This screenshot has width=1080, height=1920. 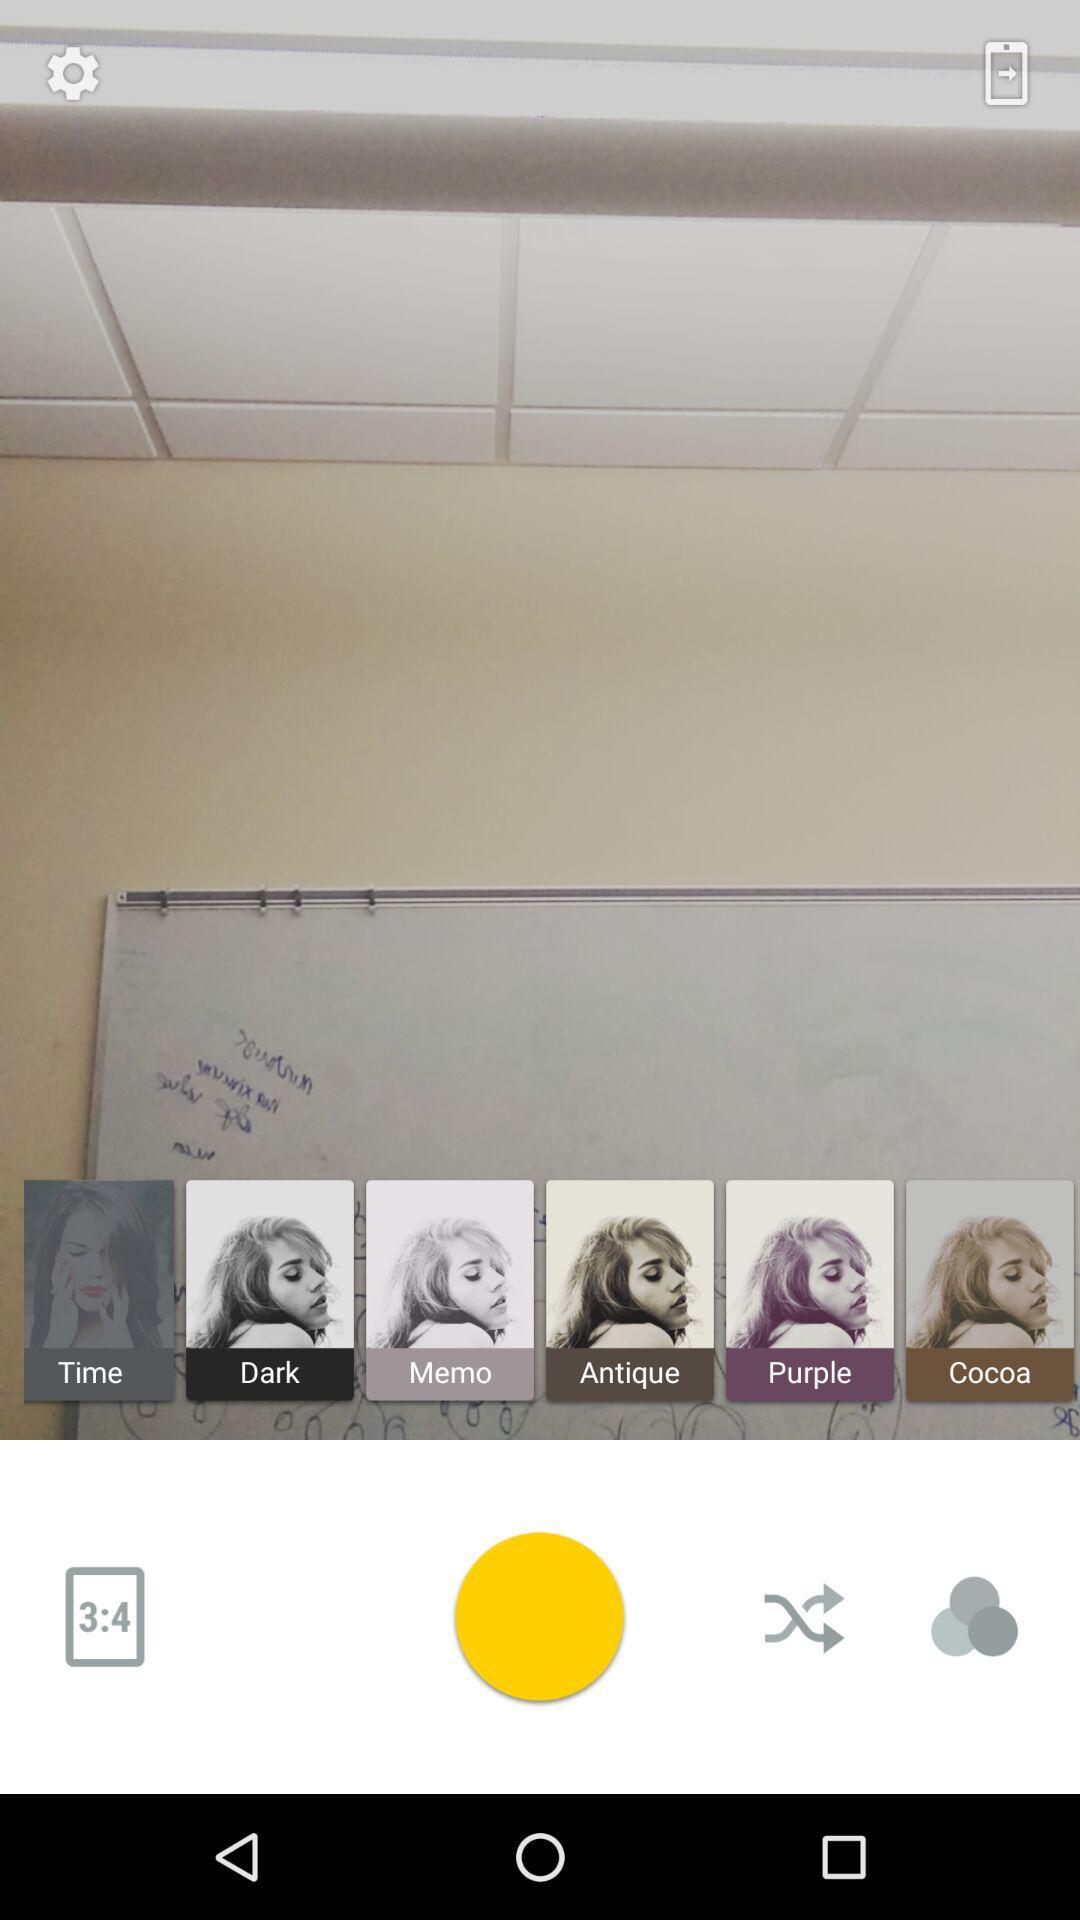 What do you see at coordinates (538, 1616) in the screenshot?
I see `video play button` at bounding box center [538, 1616].